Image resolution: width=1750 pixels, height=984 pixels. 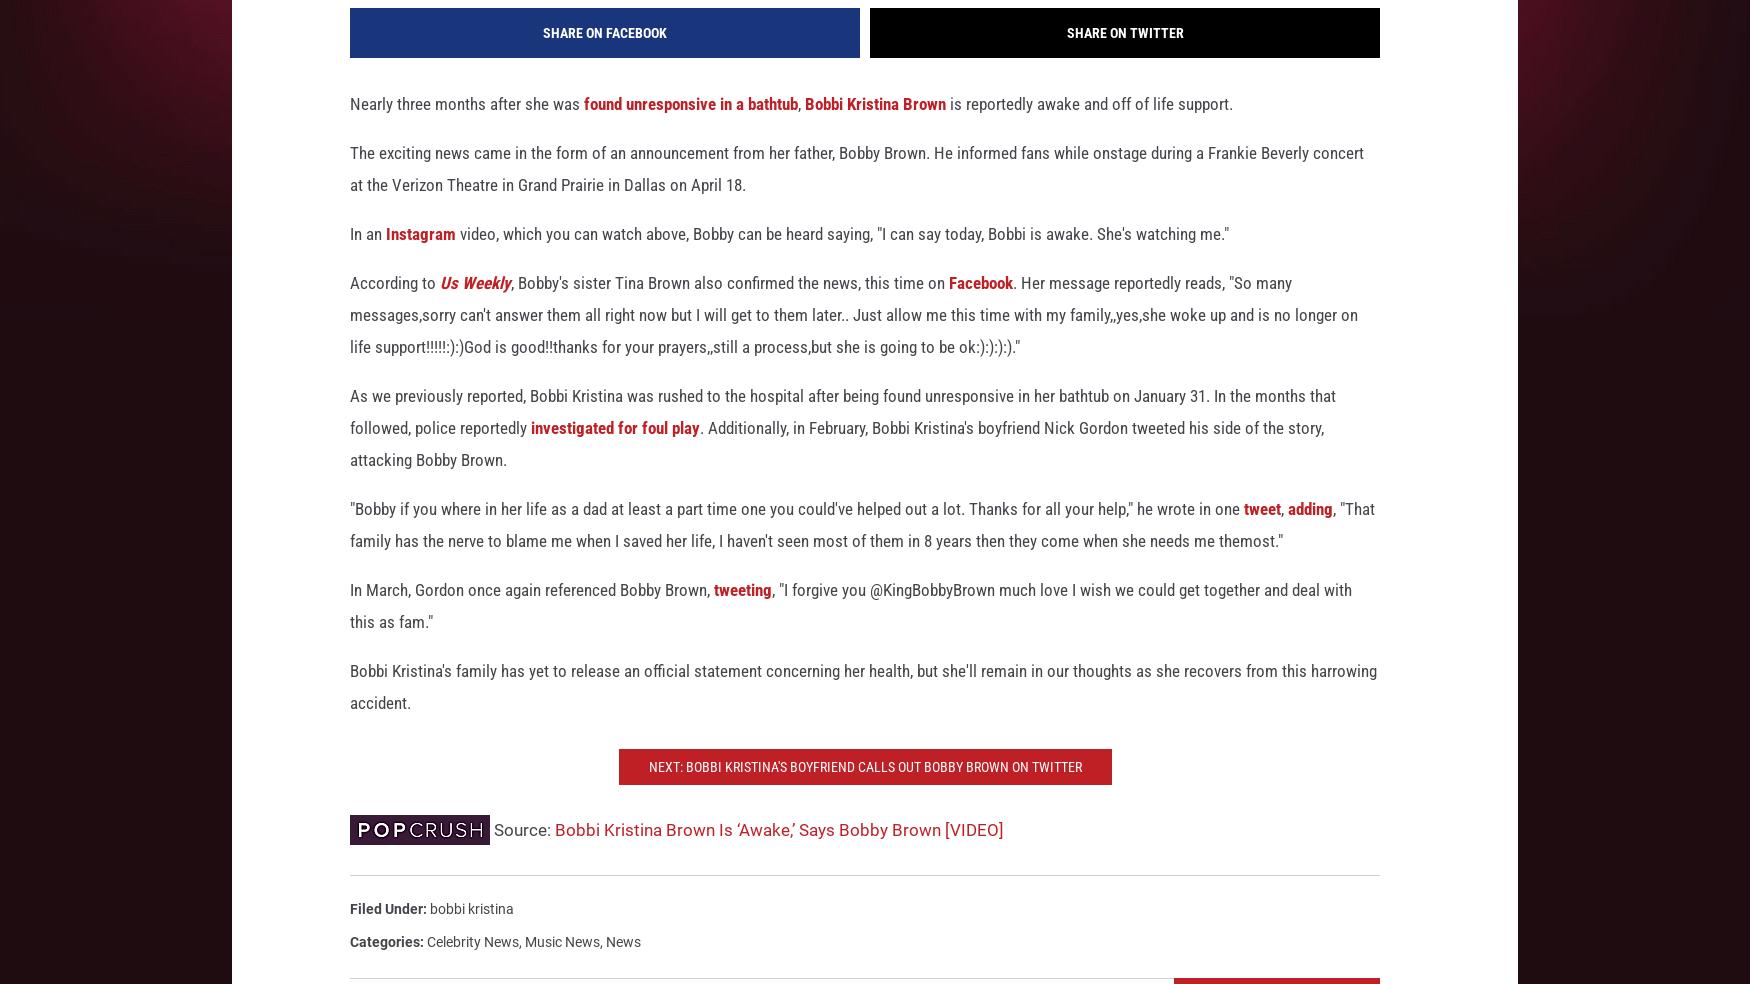 I want to click on 'investigated for foul play', so click(x=615, y=455).